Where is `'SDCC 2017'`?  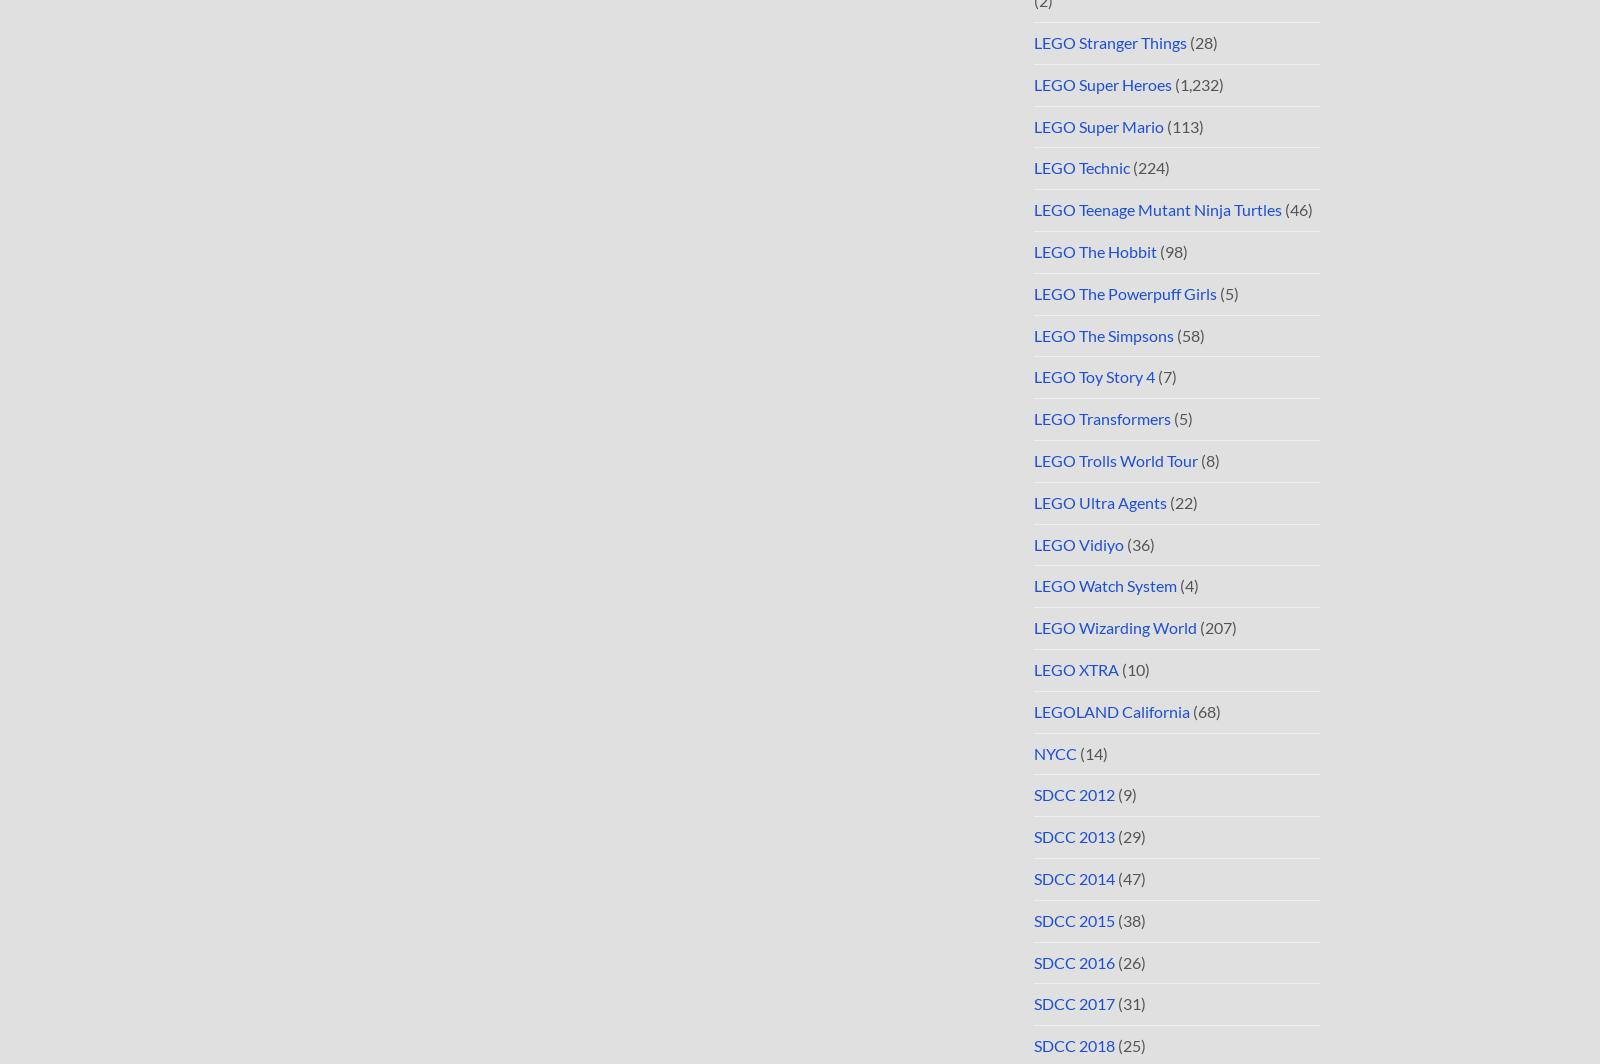 'SDCC 2017' is located at coordinates (1074, 1003).